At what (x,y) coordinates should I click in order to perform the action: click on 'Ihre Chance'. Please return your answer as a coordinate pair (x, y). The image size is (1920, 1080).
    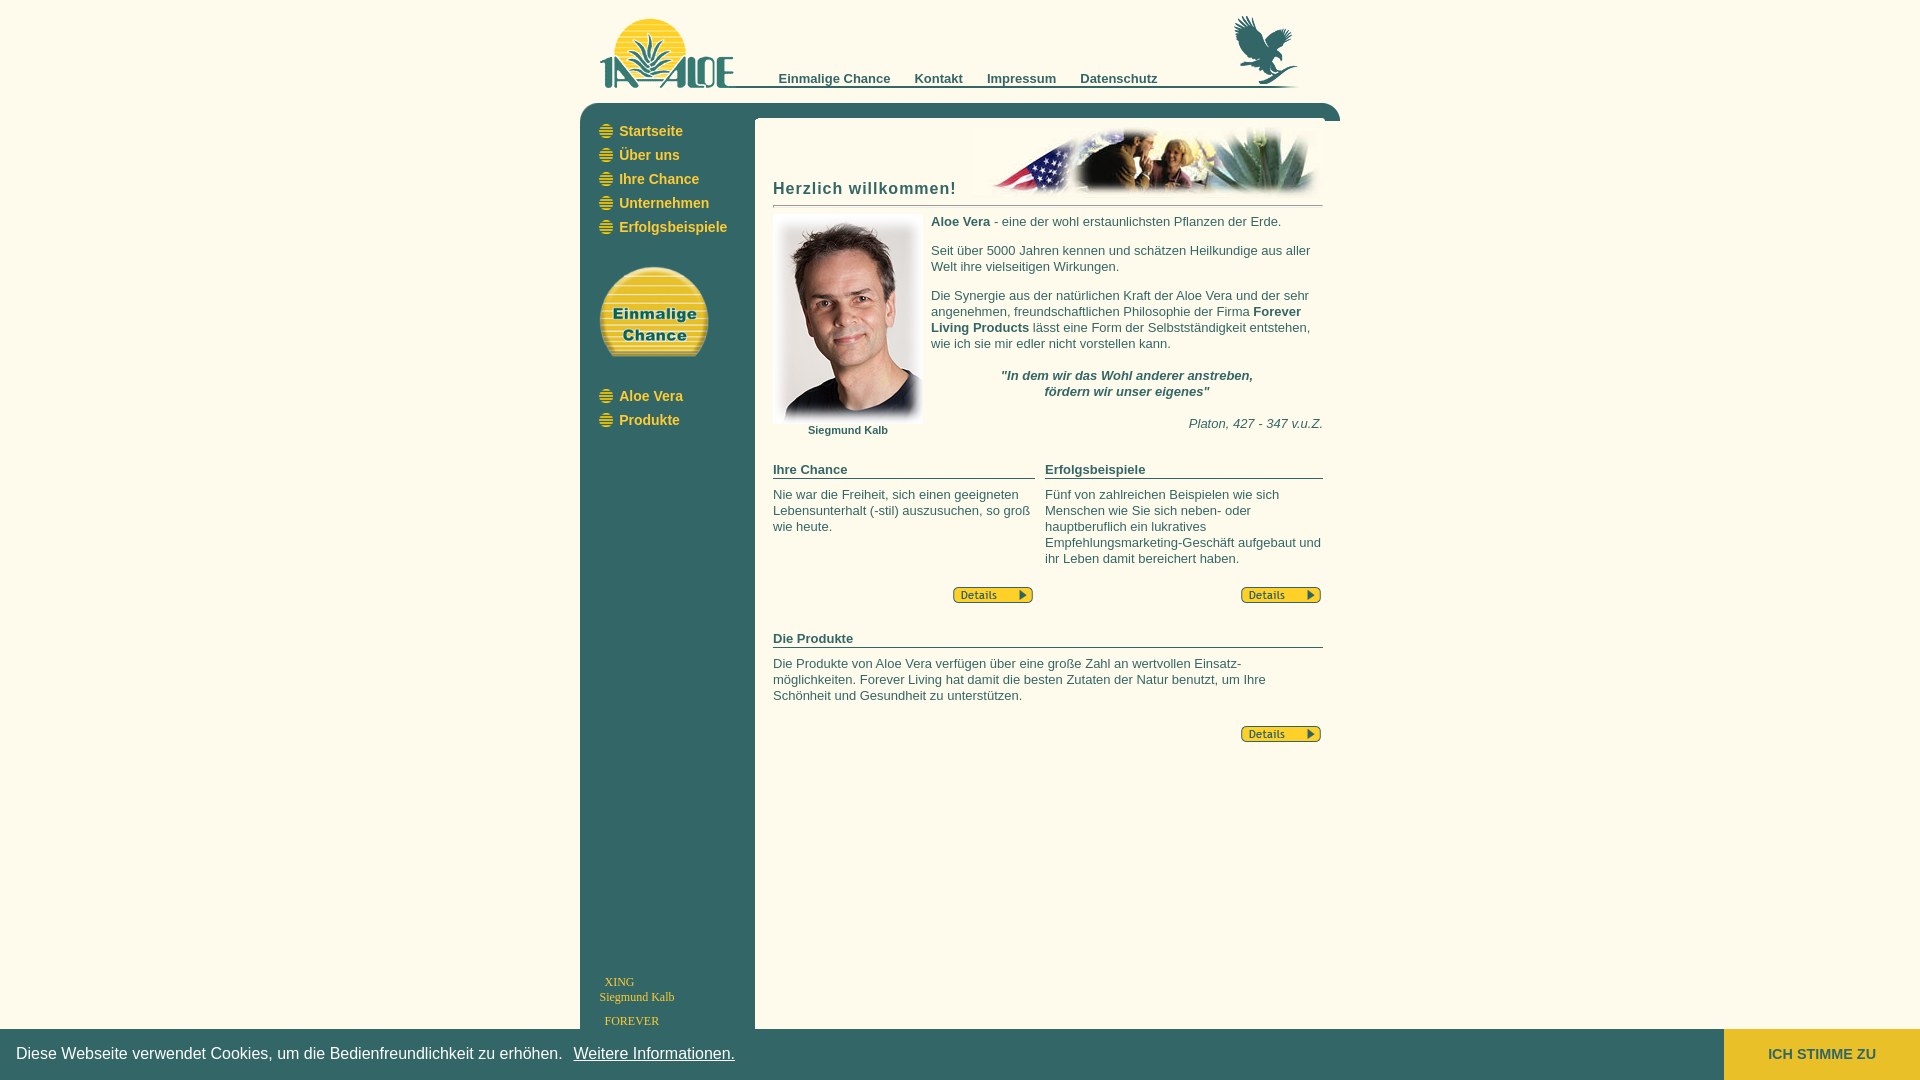
    Looking at the image, I should click on (658, 177).